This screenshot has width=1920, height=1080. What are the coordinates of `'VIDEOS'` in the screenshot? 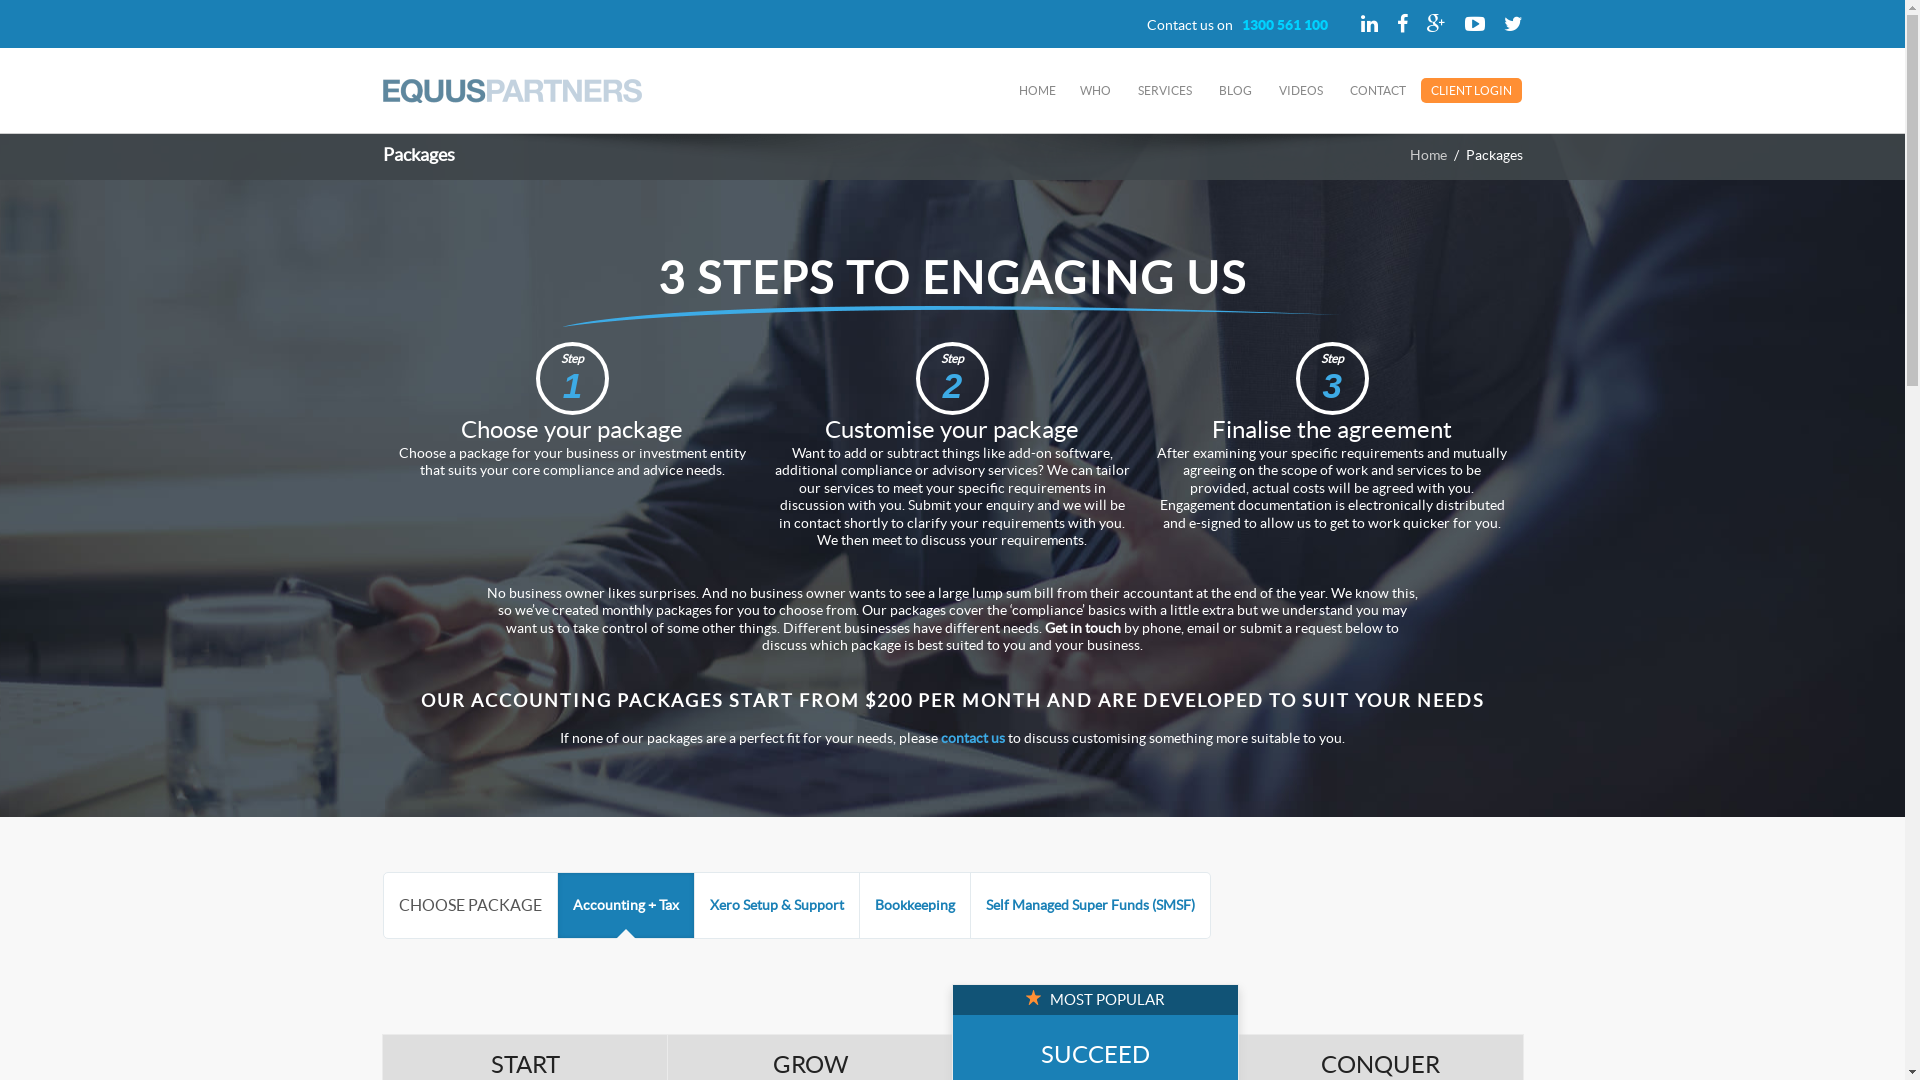 It's located at (1300, 90).